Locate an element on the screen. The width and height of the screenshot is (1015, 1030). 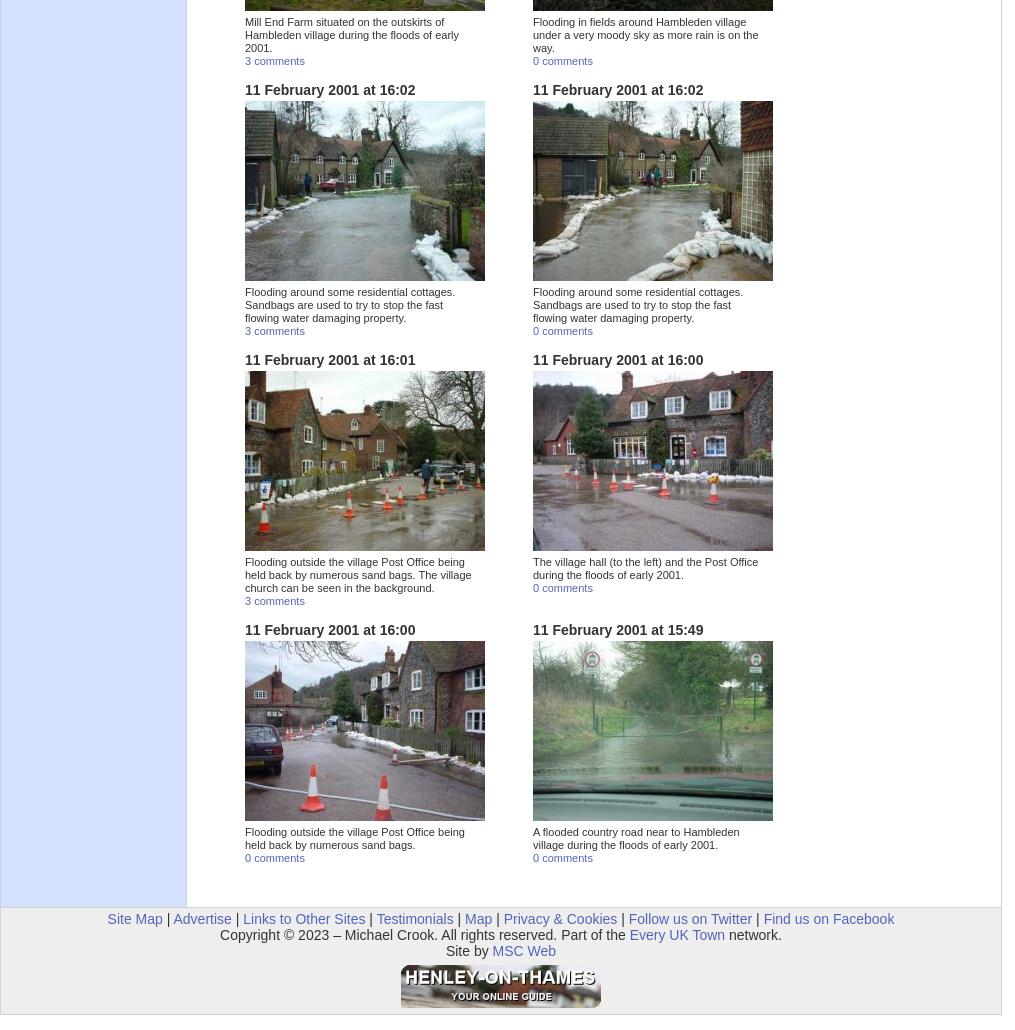
'Site by' is located at coordinates (443, 949).